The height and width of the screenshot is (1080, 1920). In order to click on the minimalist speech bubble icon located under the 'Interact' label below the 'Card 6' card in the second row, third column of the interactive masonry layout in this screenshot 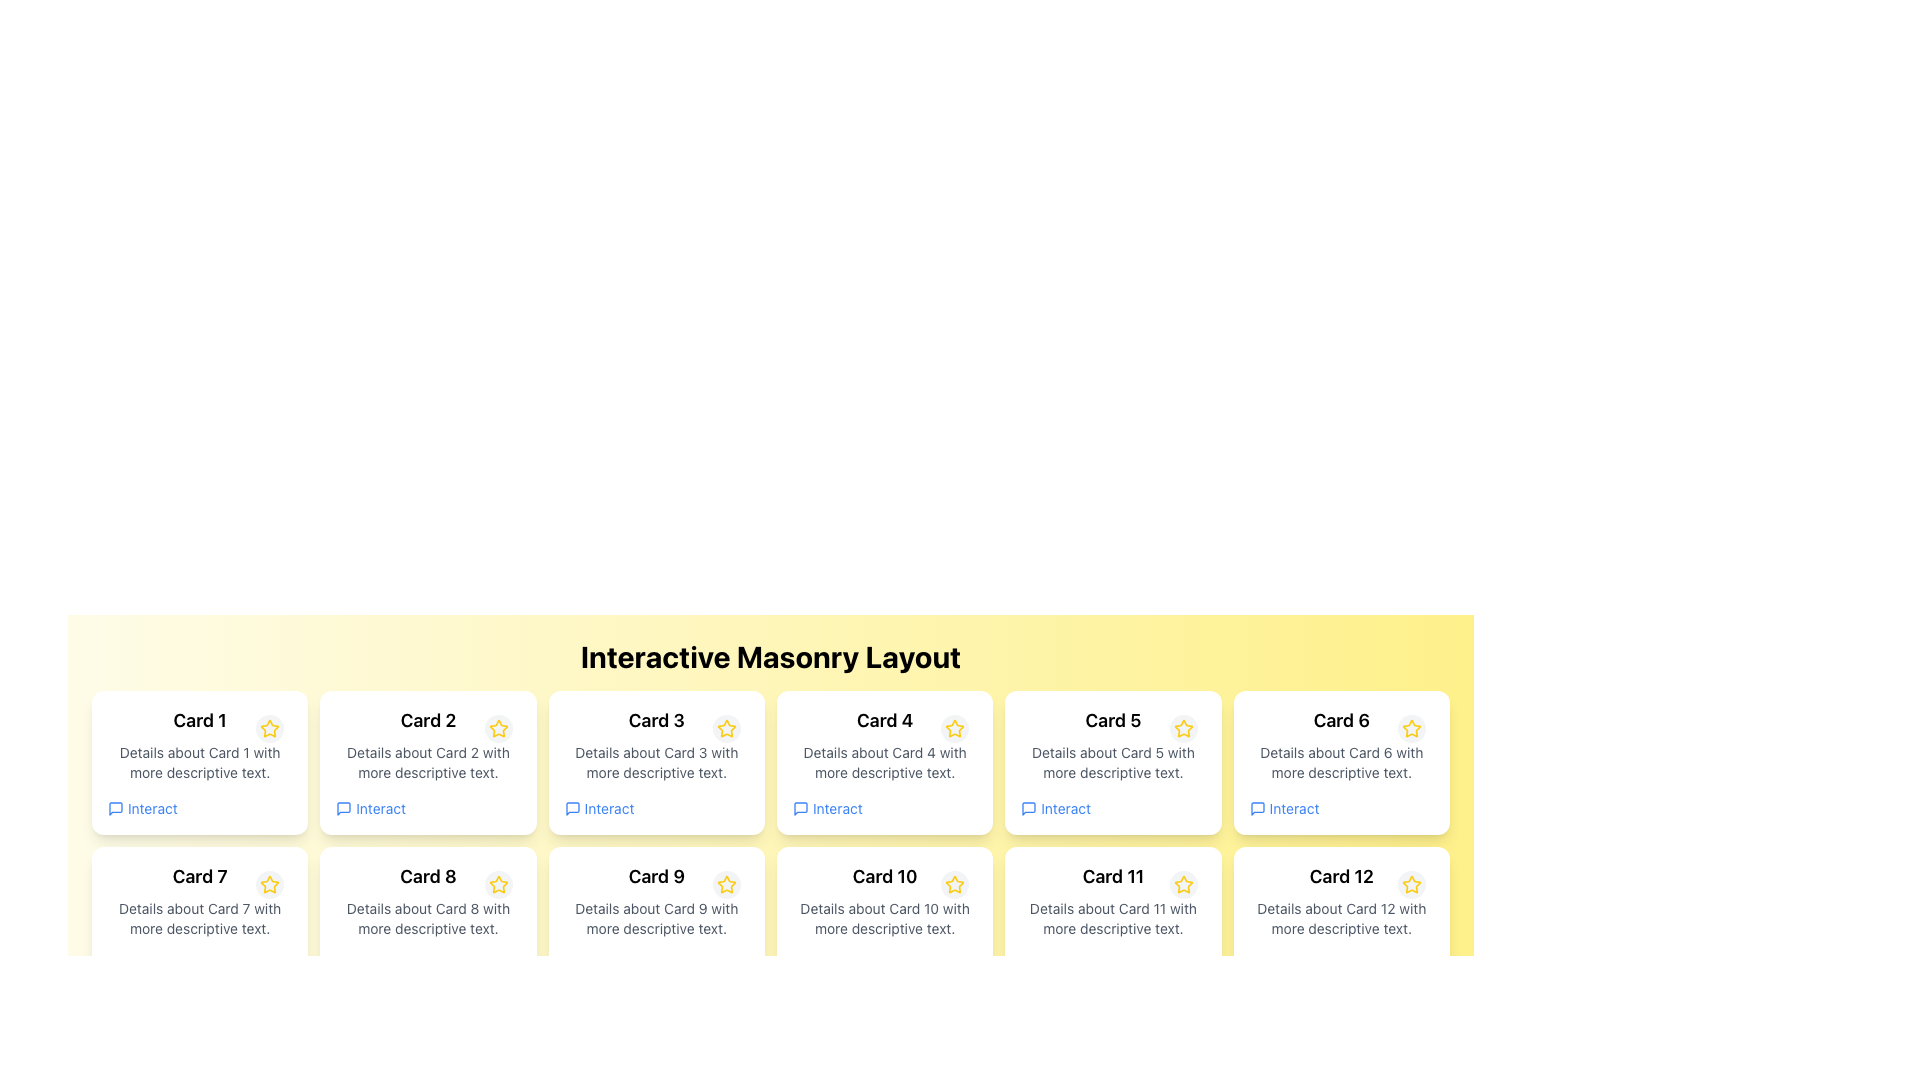, I will do `click(1256, 808)`.